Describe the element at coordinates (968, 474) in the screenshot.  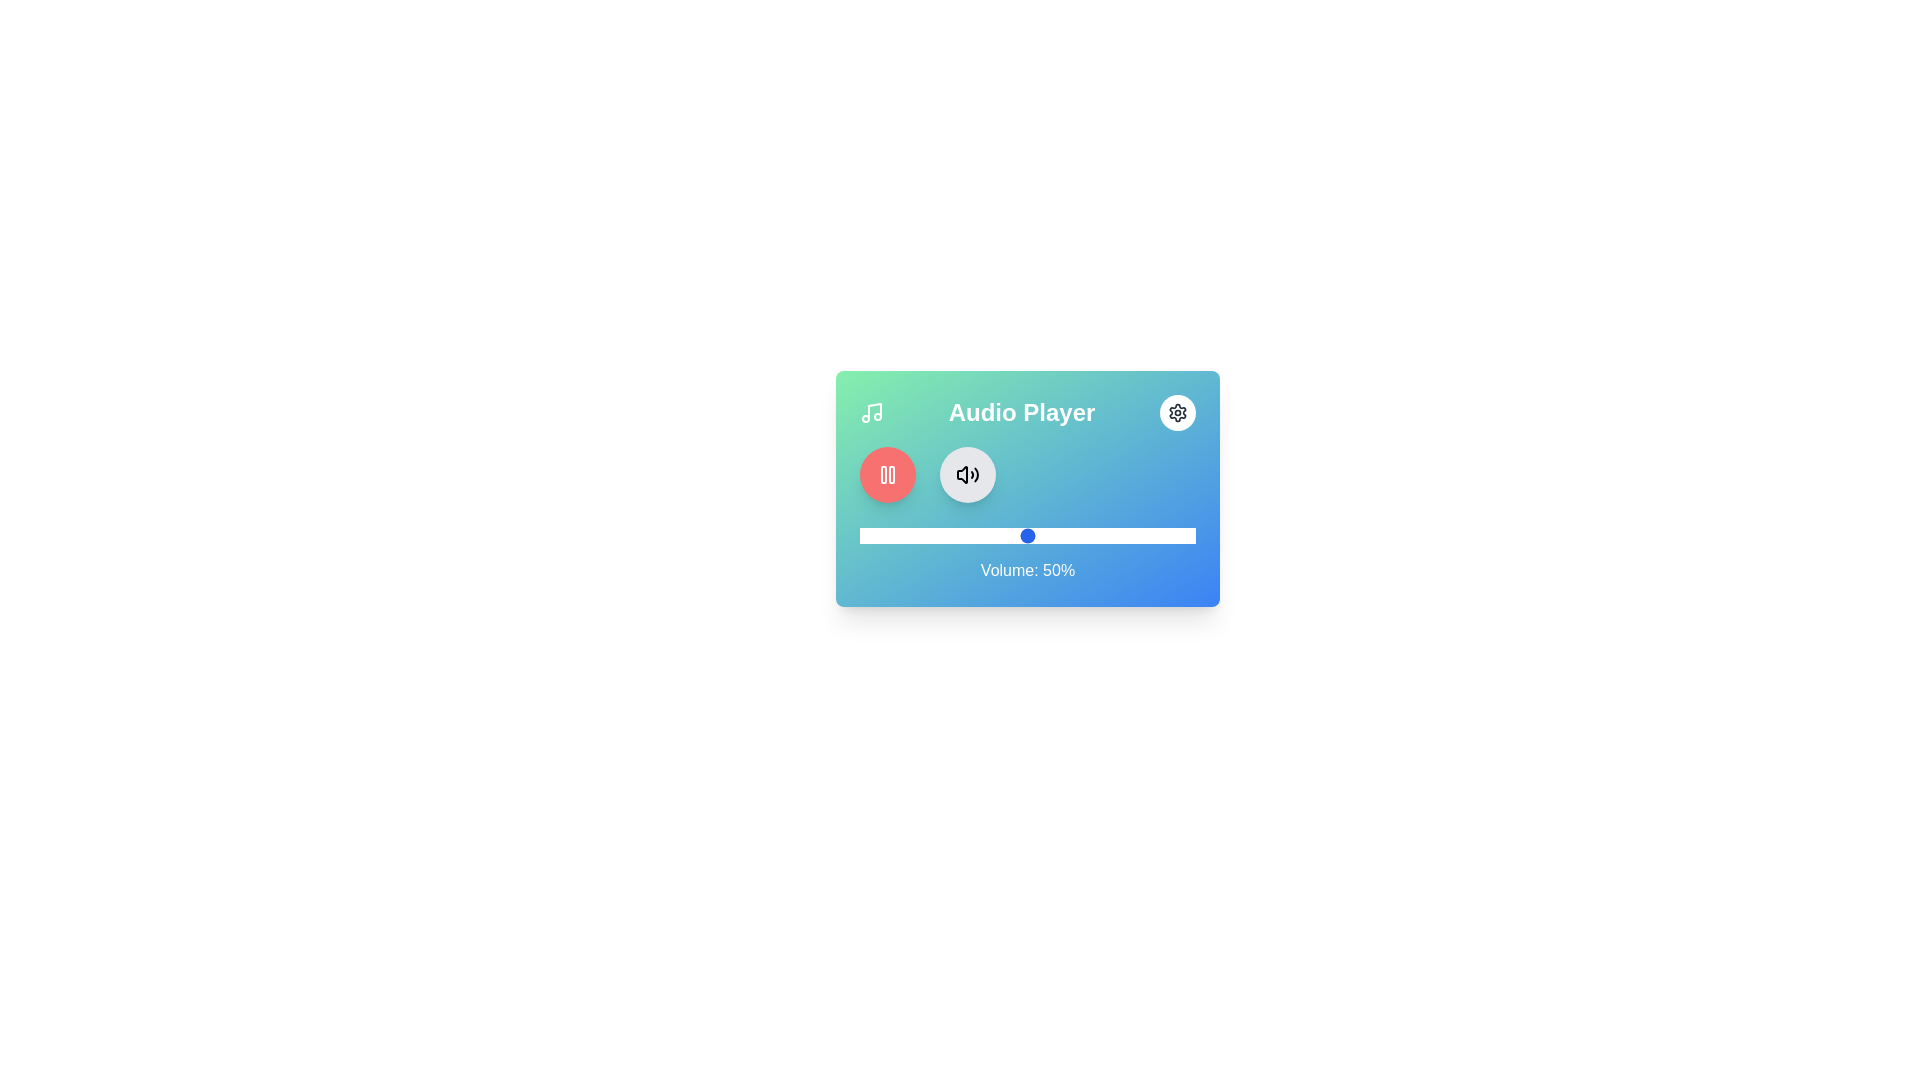
I see `the icon button located on the right side of the circular buttons in the main audio player panel` at that location.